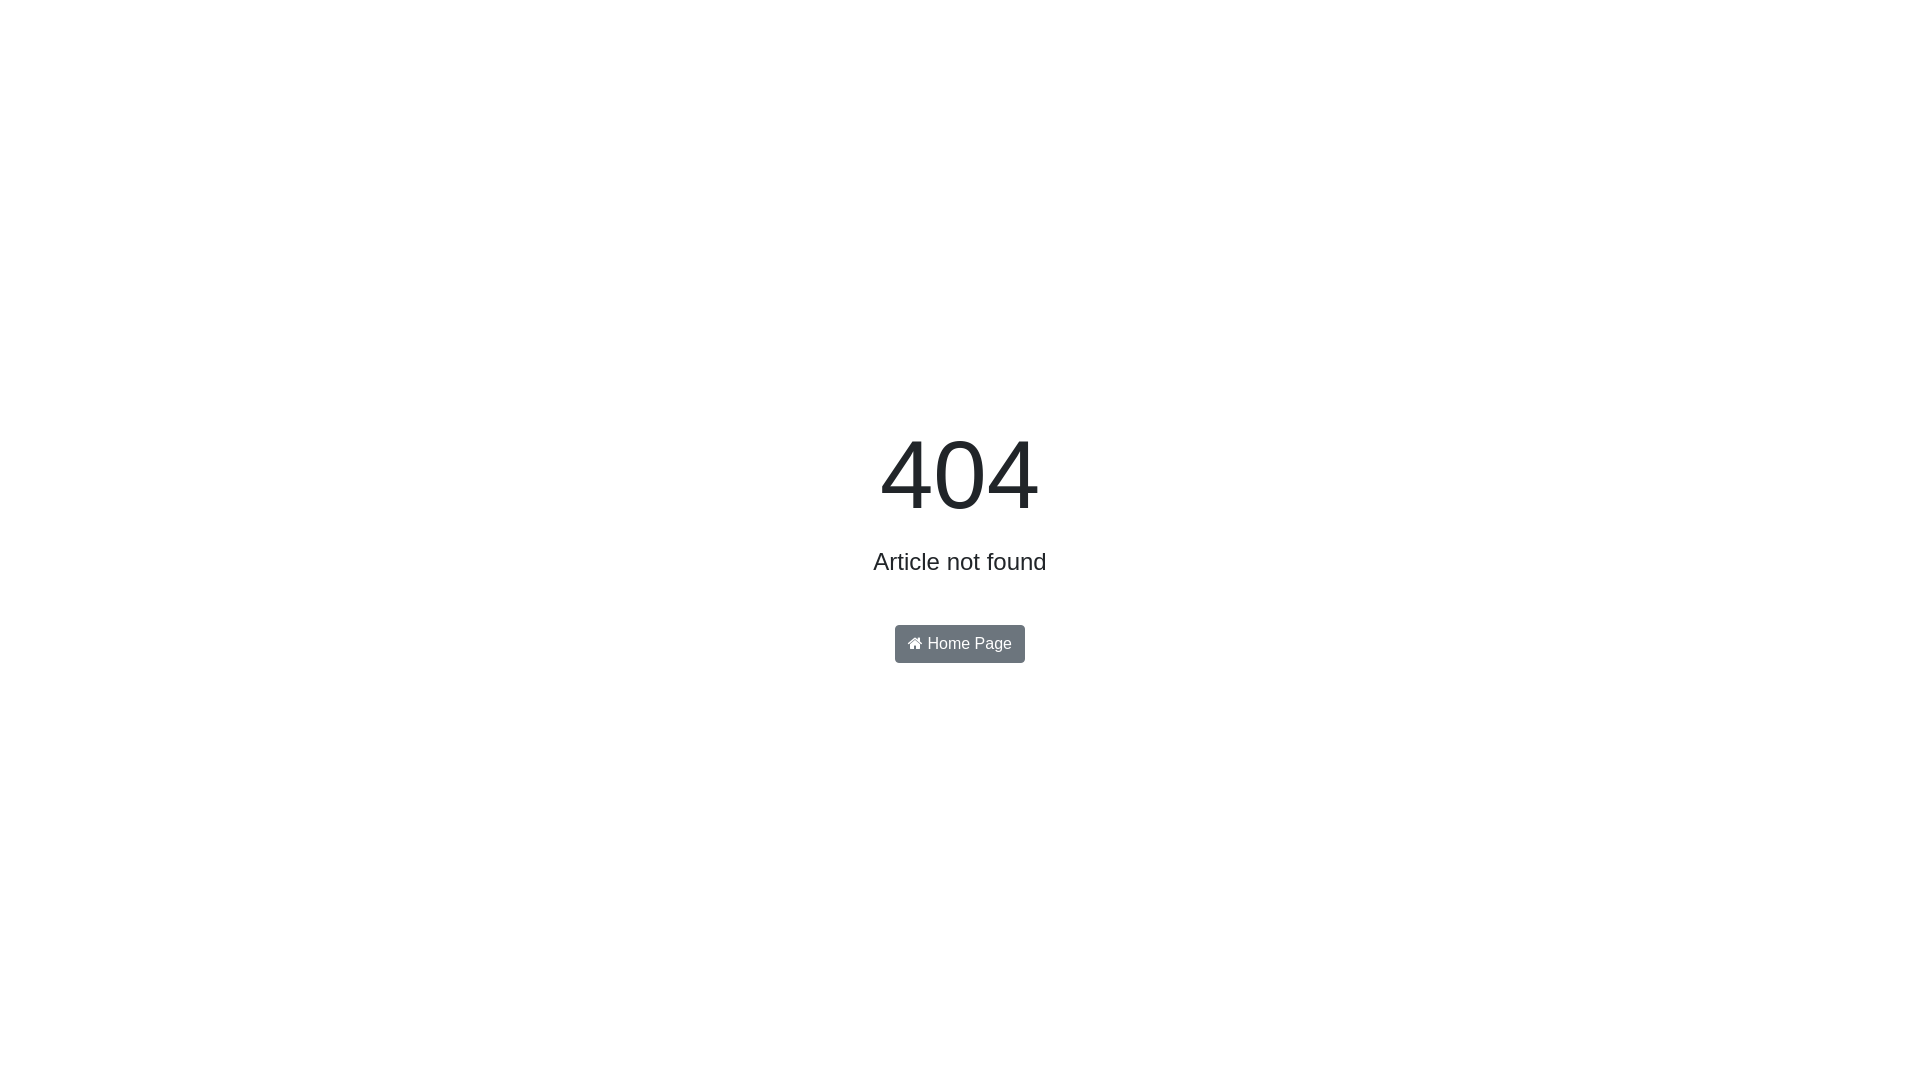 This screenshot has width=1920, height=1080. Describe the element at coordinates (960, 644) in the screenshot. I see `'Home Page'` at that location.